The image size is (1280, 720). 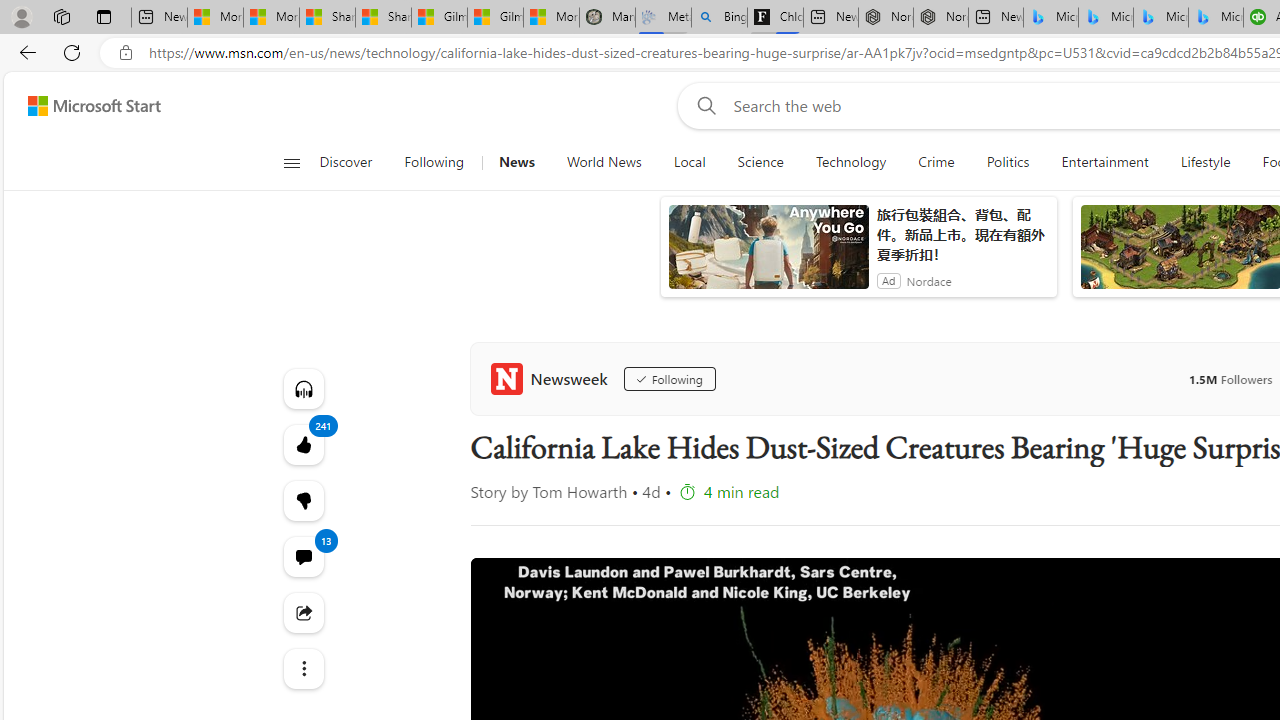 I want to click on 'Local', so click(x=689, y=162).